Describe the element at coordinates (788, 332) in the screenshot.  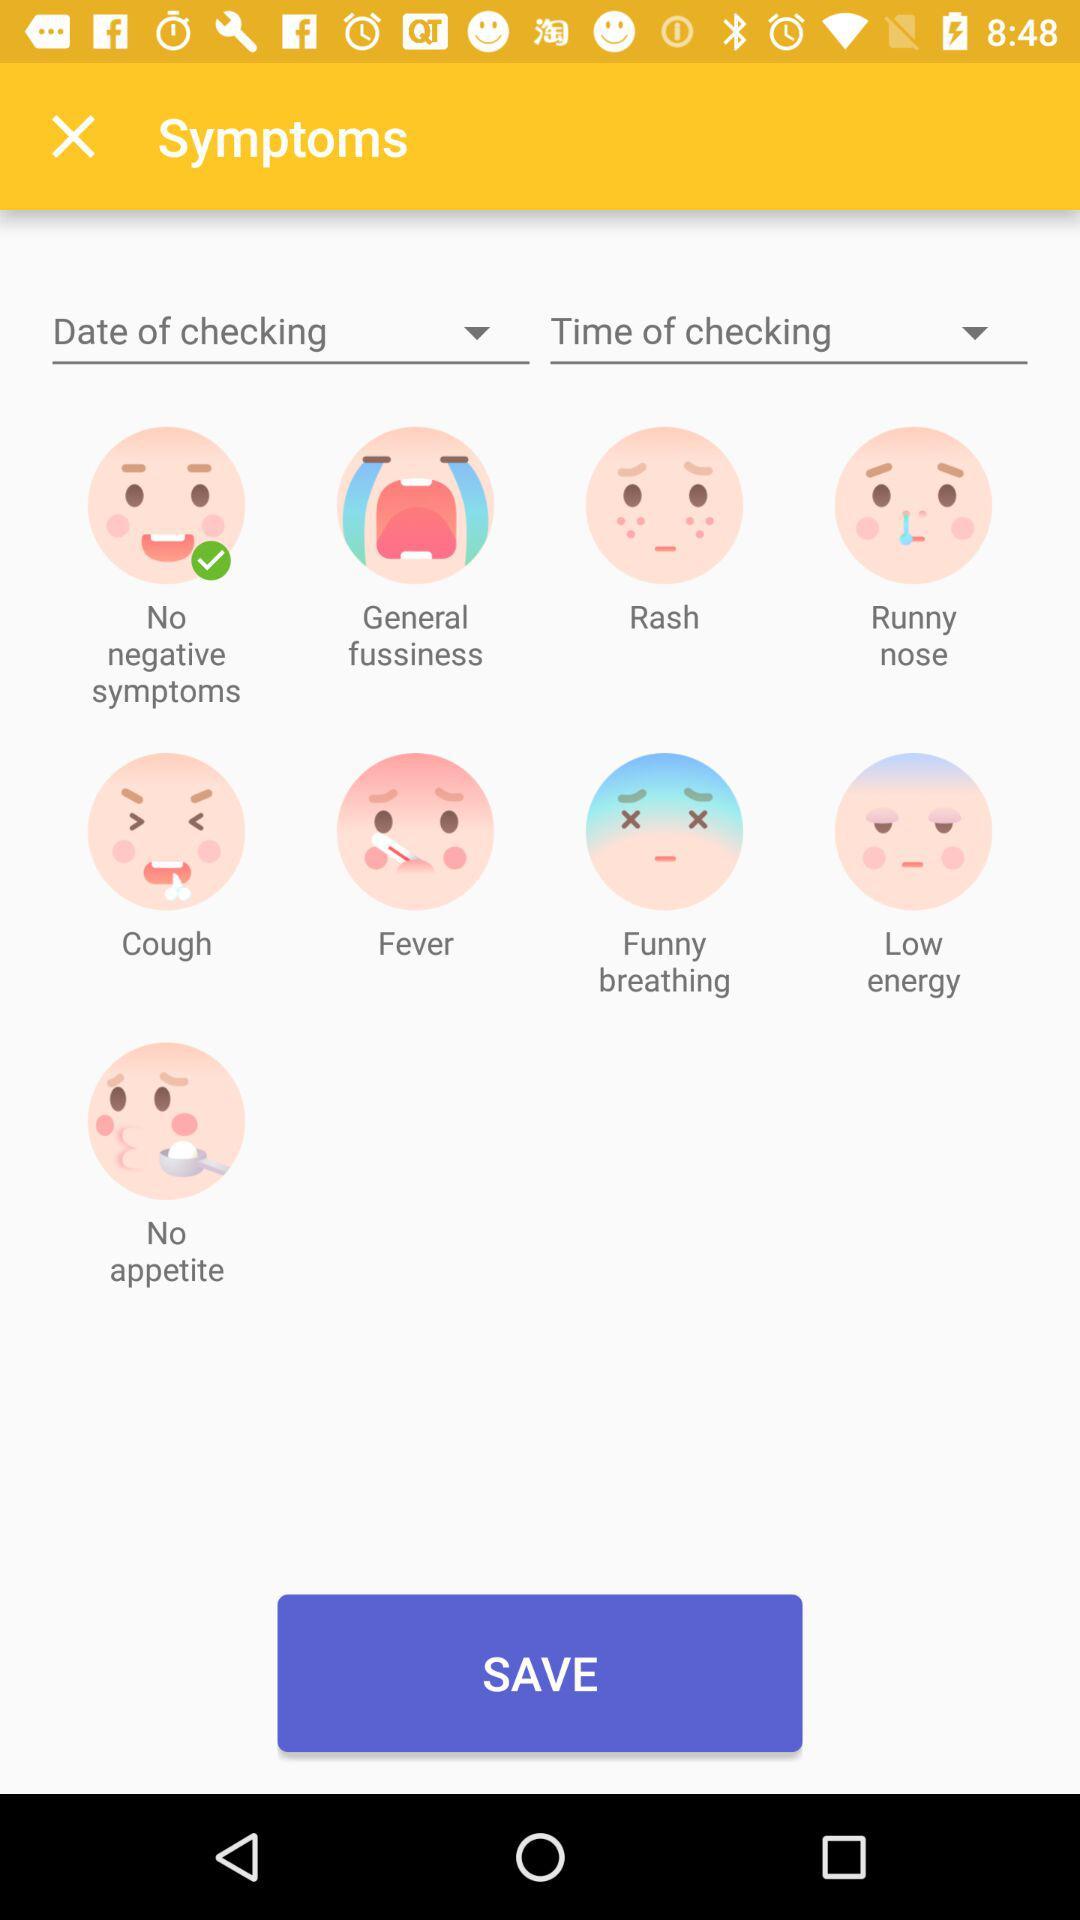
I see `the time` at that location.